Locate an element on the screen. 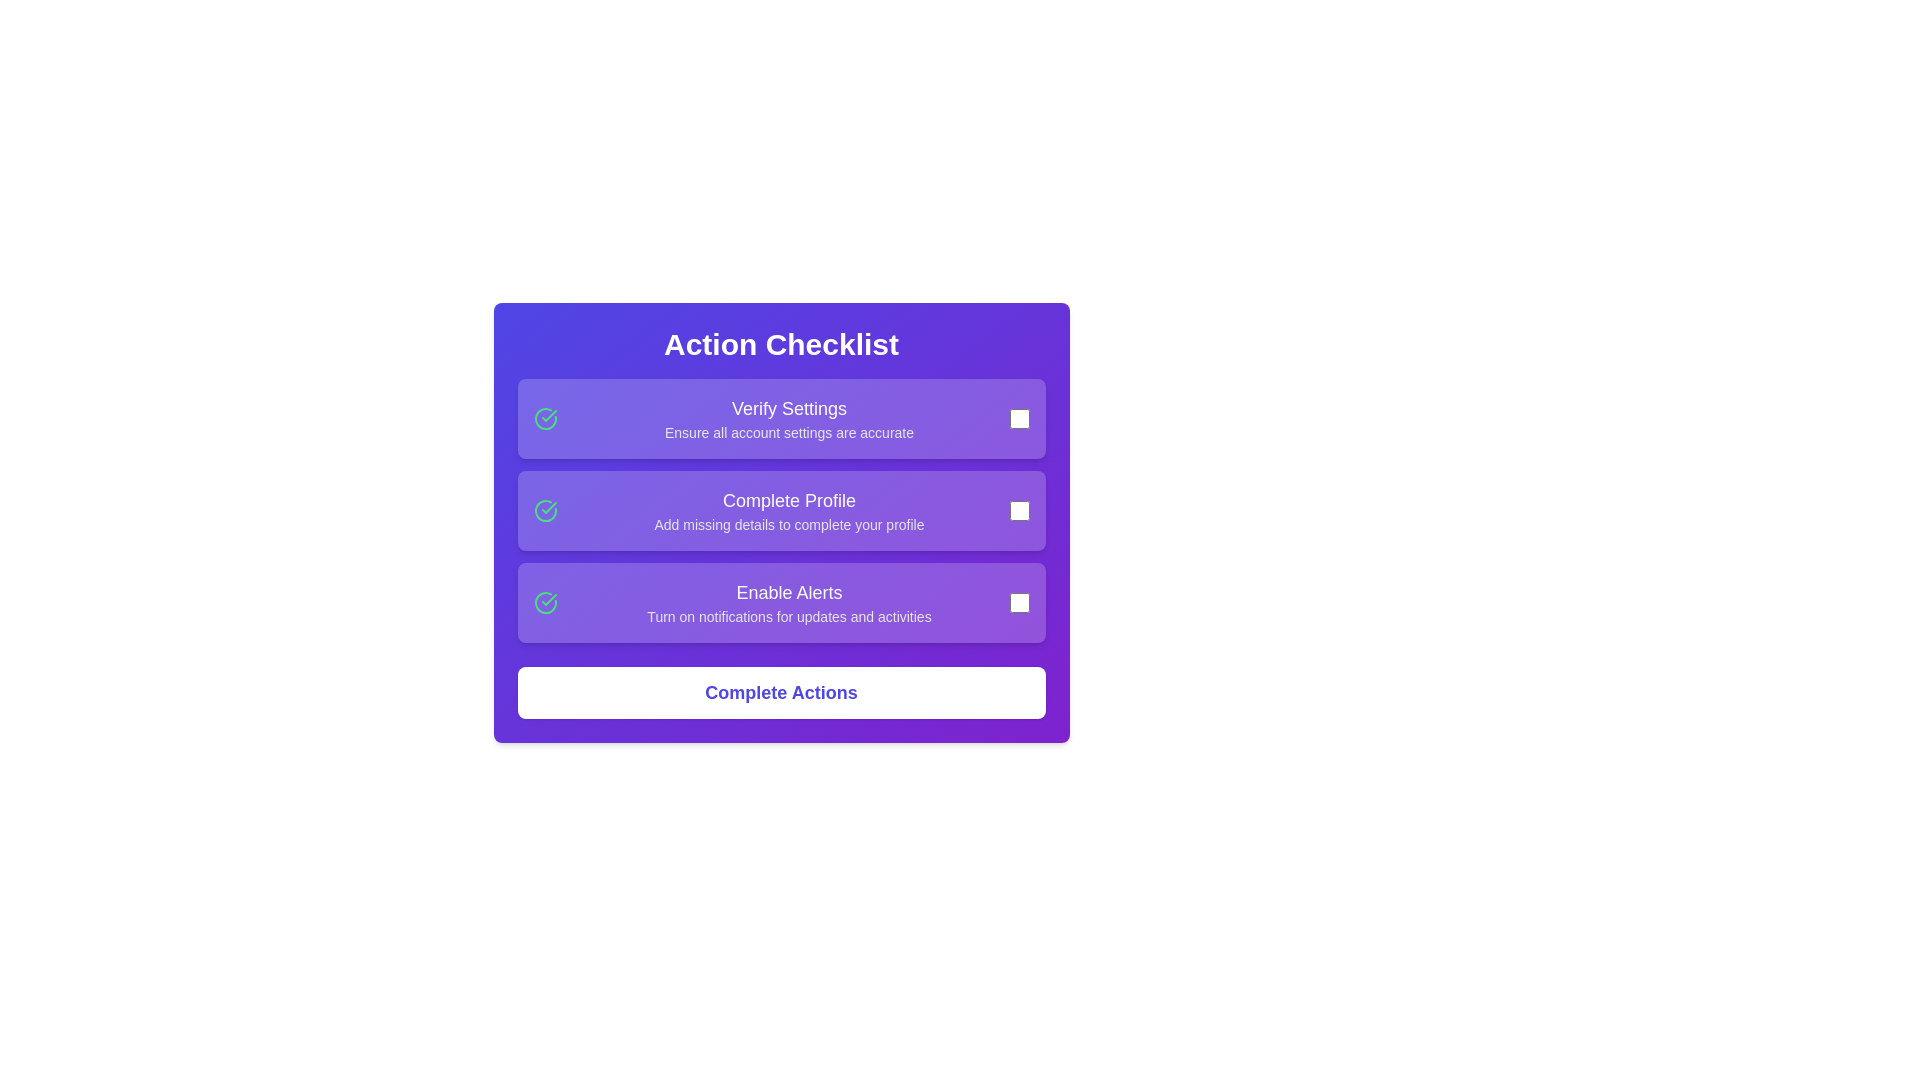  the 'Complete Actions' button is located at coordinates (780, 692).